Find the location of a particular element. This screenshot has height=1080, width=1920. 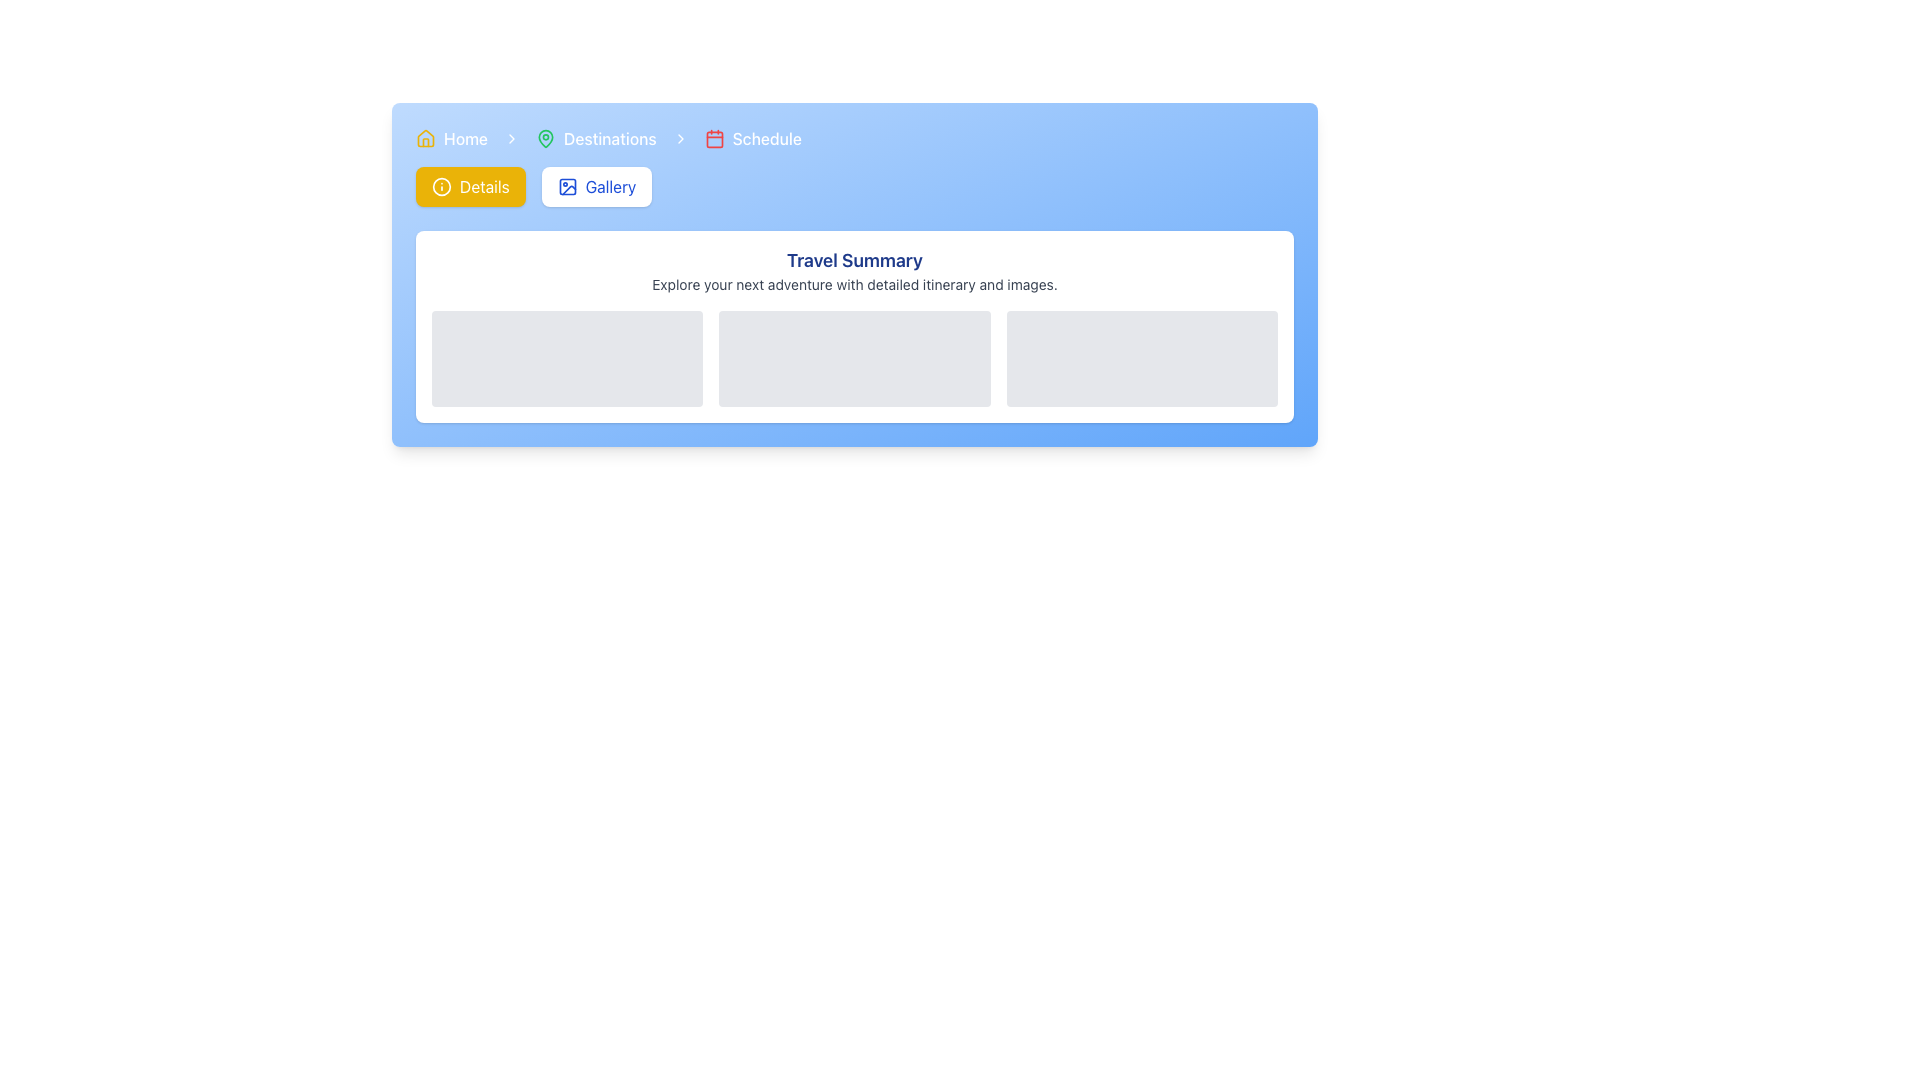

the 'Destinations' breadcrumb link, which is the second item in the breadcrumb navigation bar between 'Home' and 'Schedule' is located at coordinates (594, 137).